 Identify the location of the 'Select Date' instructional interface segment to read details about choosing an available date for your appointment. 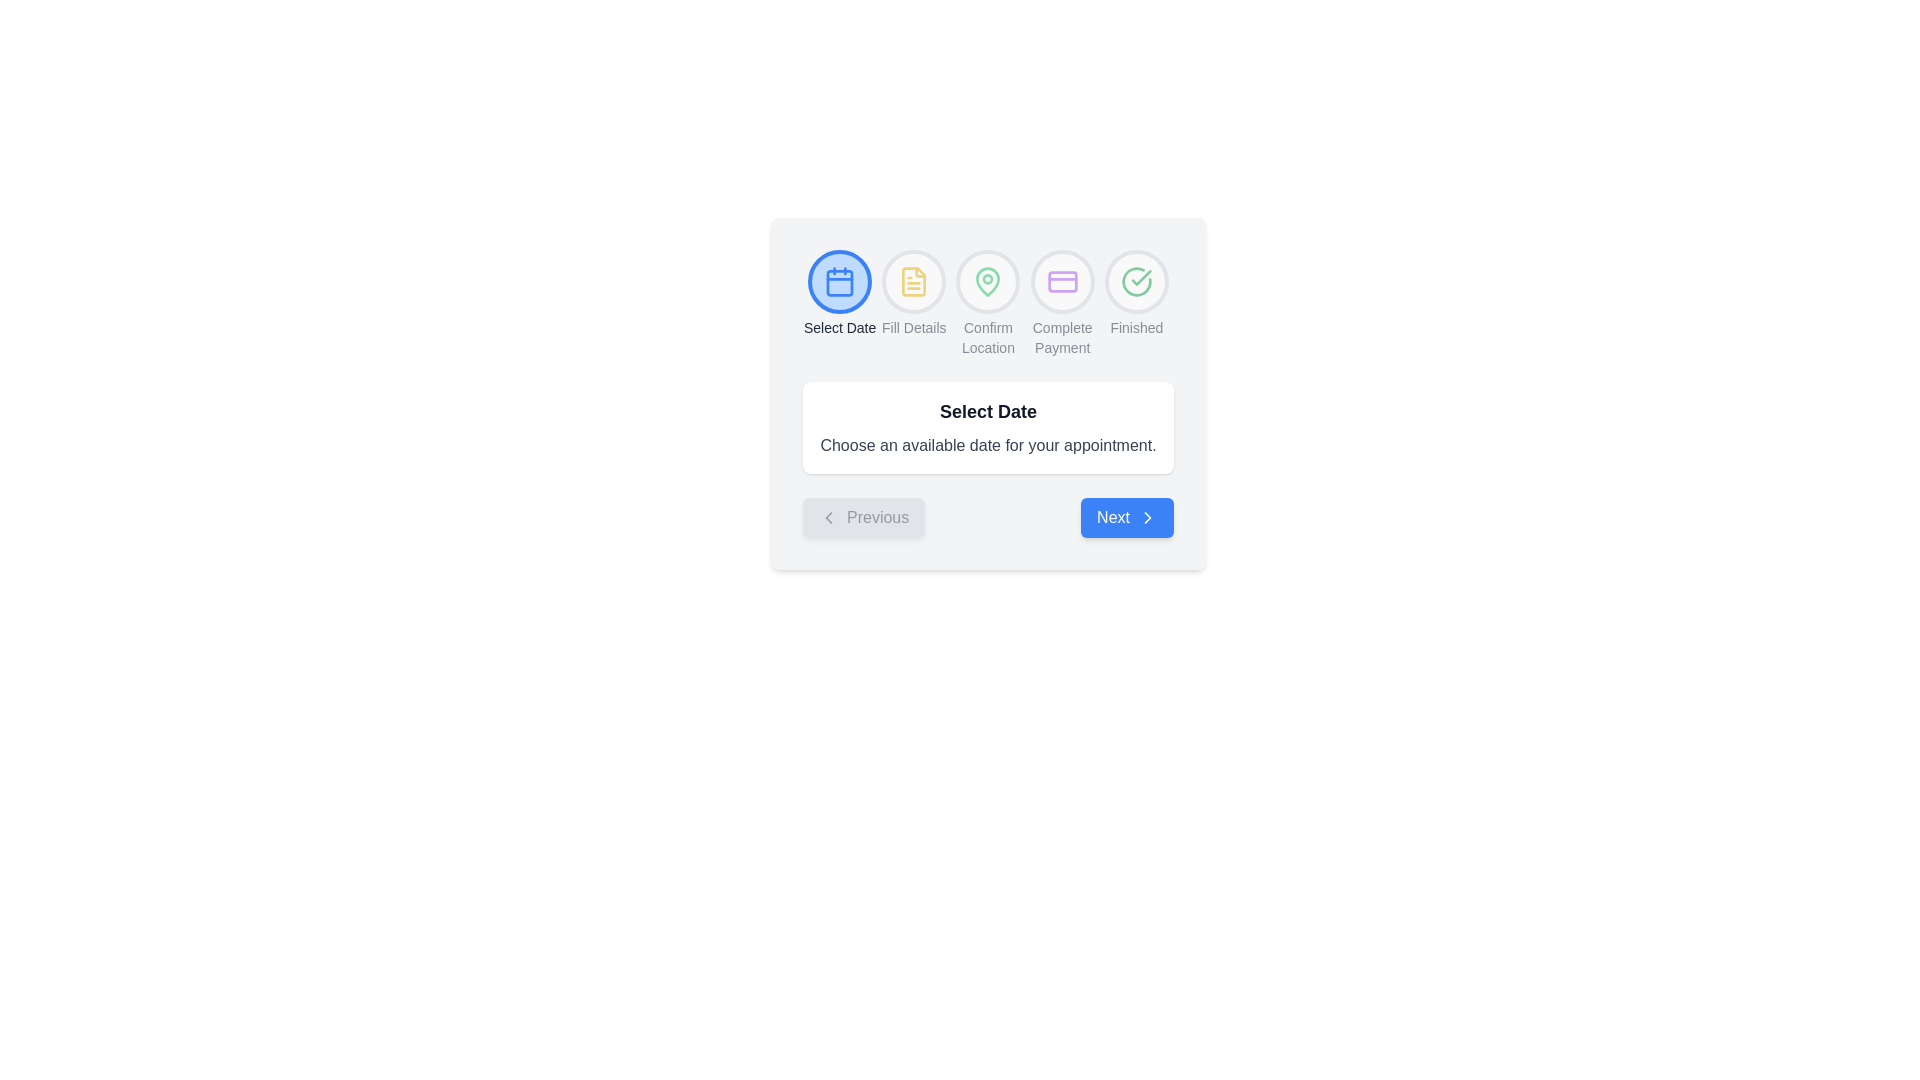
(988, 393).